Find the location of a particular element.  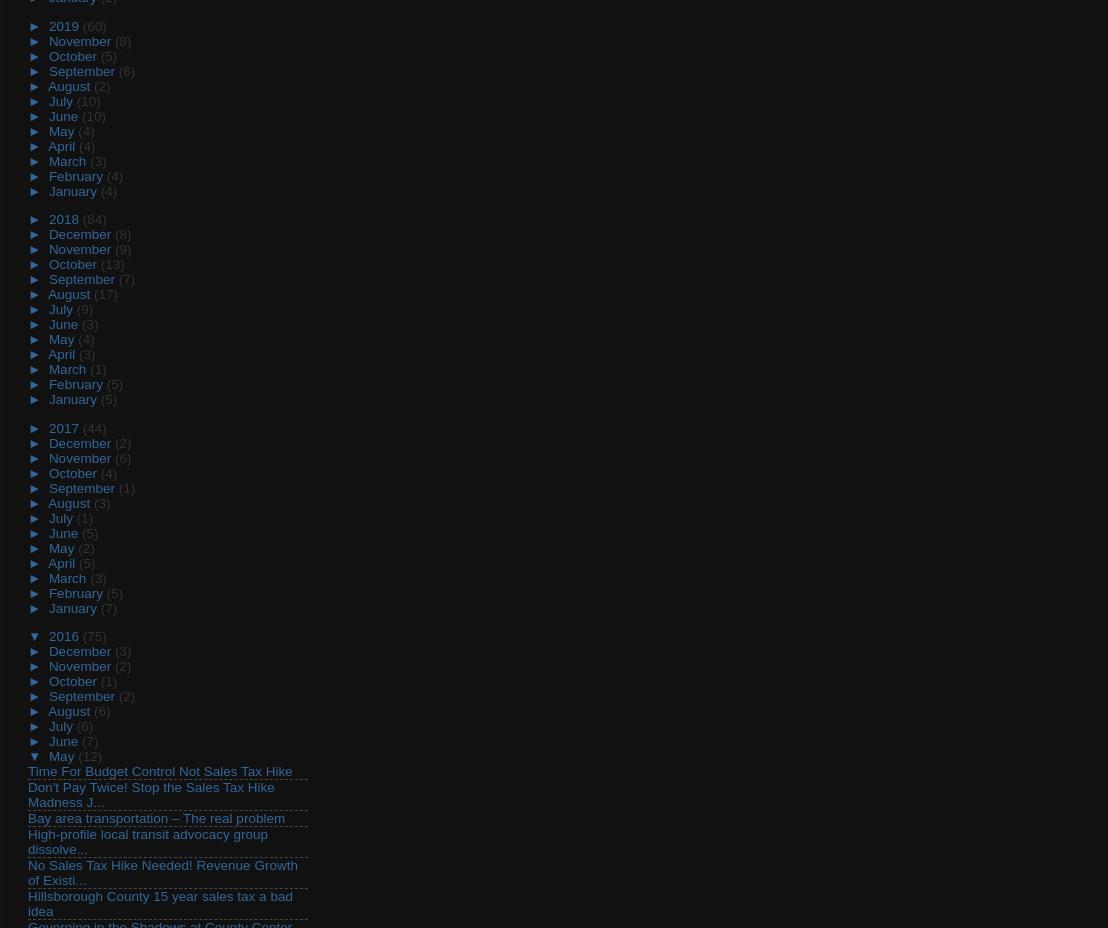

'(12)' is located at coordinates (88, 755).